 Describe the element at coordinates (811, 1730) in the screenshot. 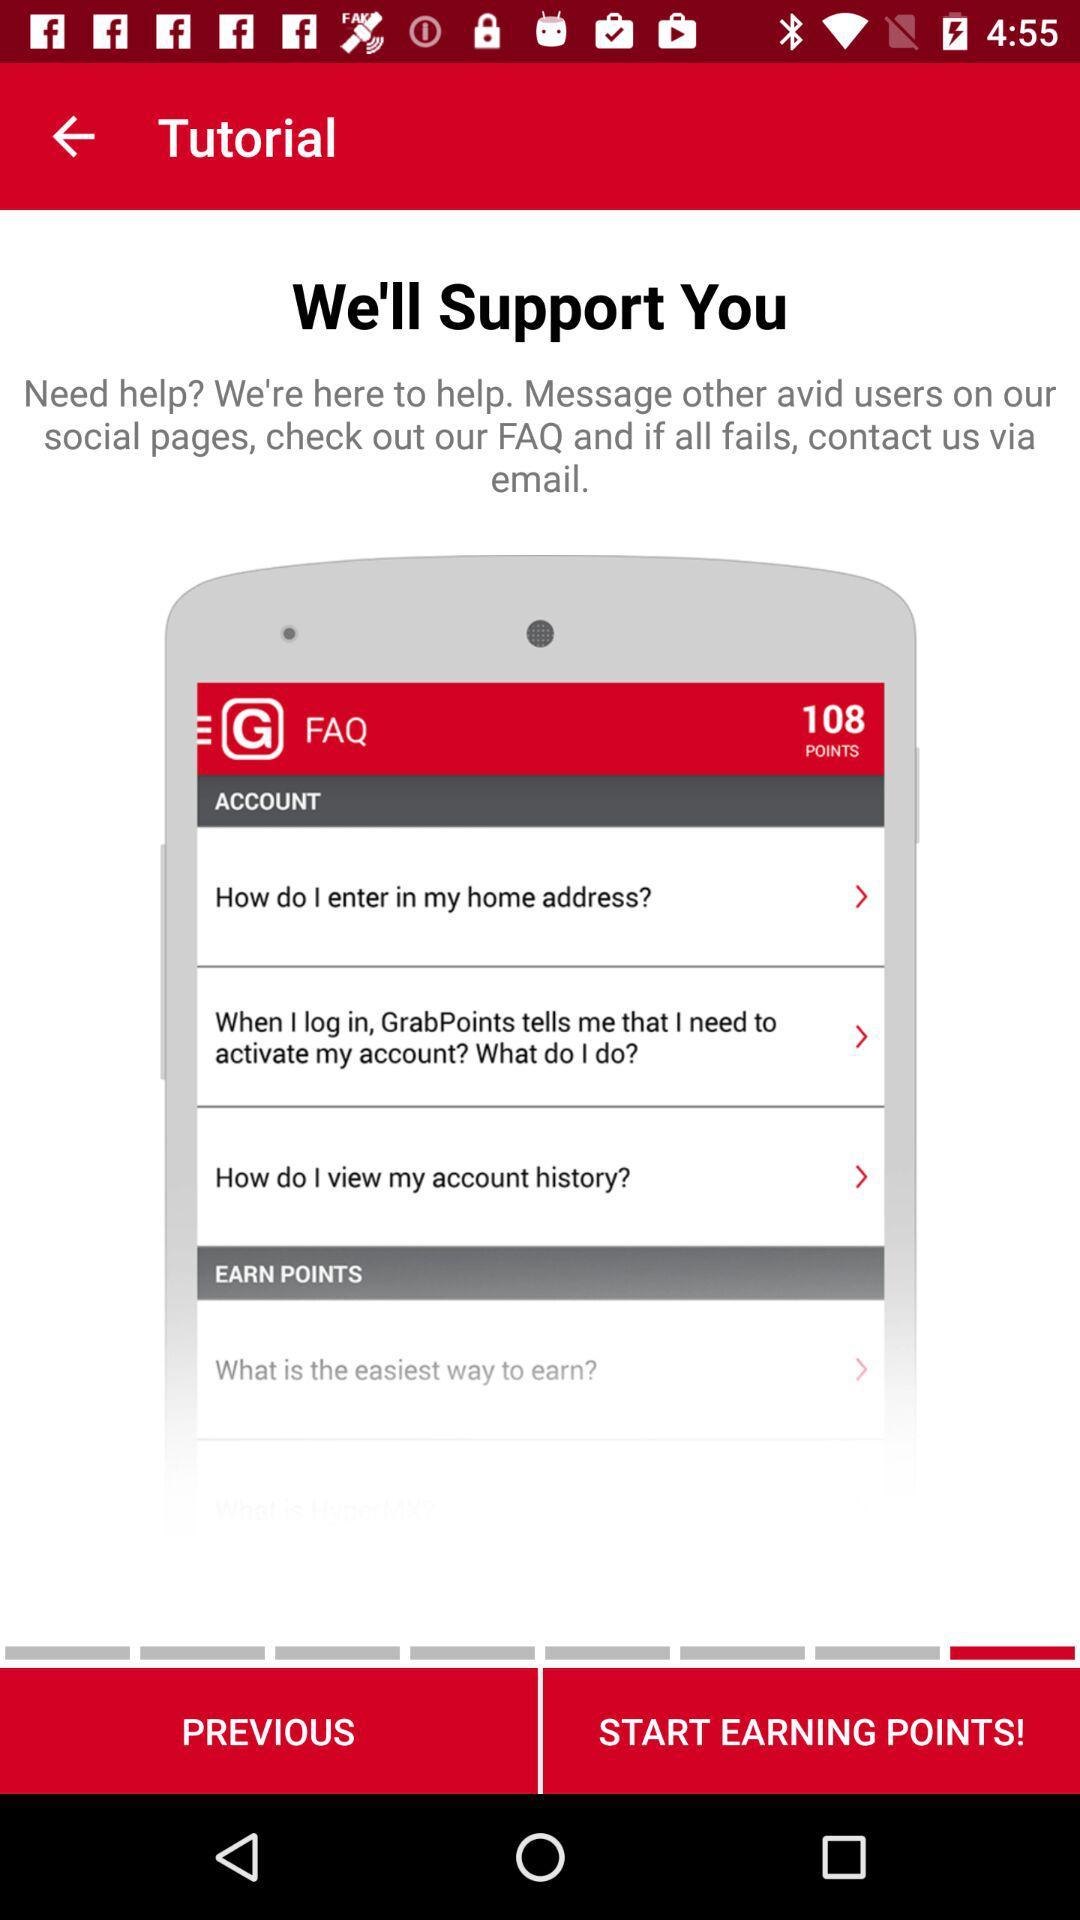

I see `the item next to the previous item` at that location.